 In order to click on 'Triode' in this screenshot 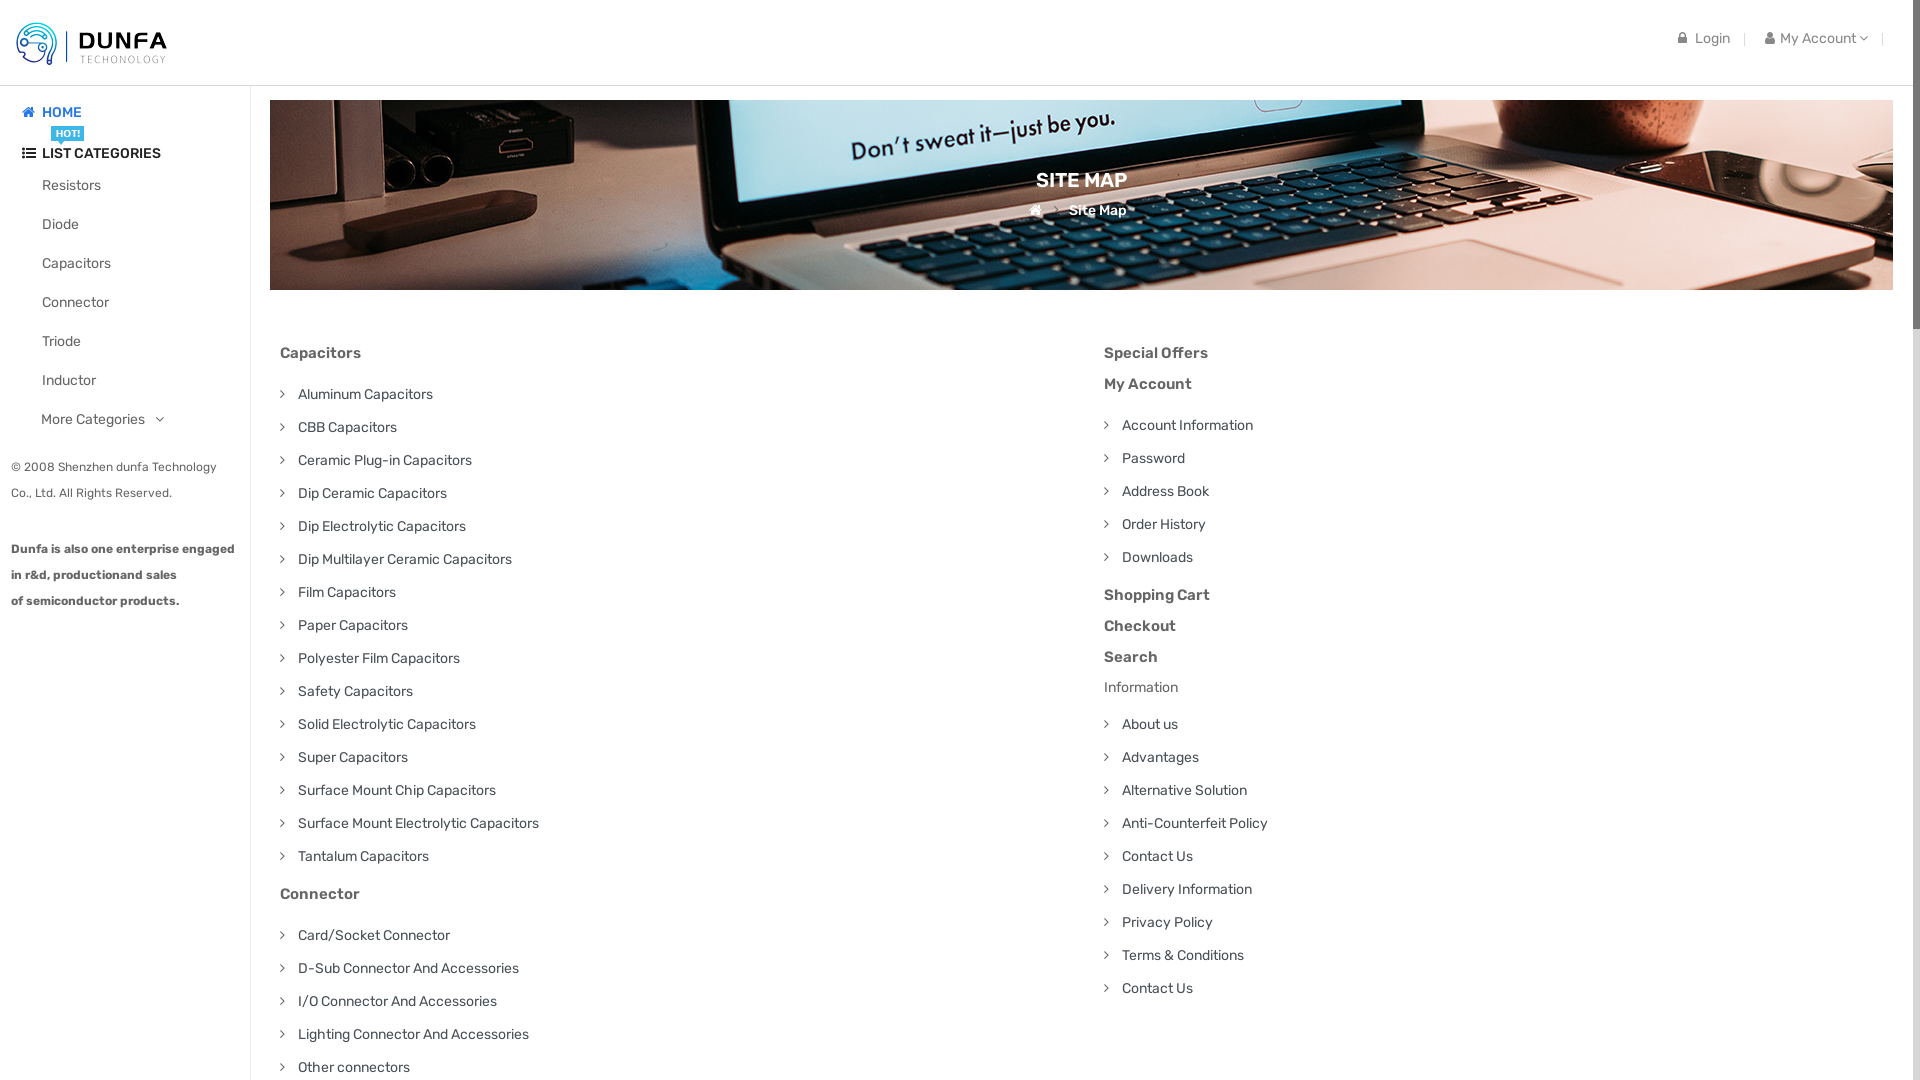, I will do `click(138, 340)`.